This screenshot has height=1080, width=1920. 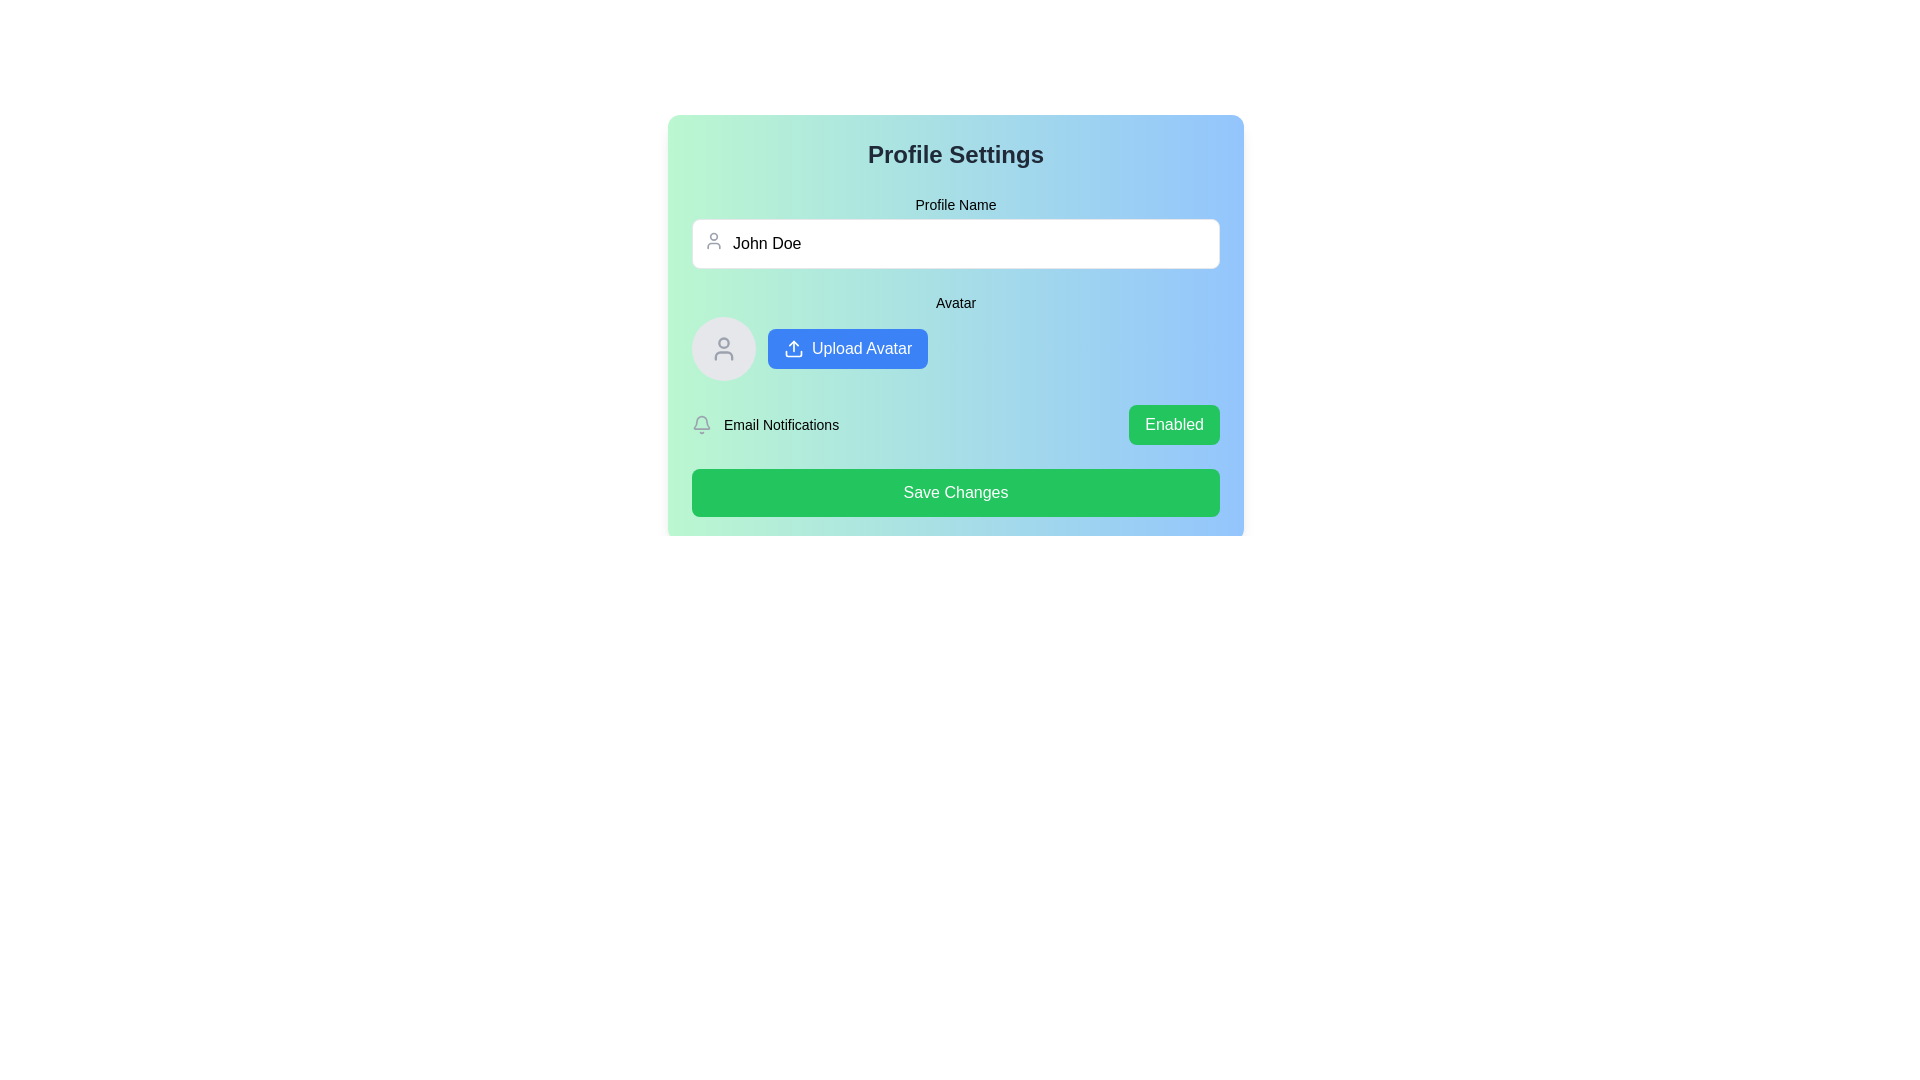 What do you see at coordinates (723, 347) in the screenshot?
I see `the circular placeholder with a muted gray background and a user profile icon, which serves as an avatar upload target` at bounding box center [723, 347].